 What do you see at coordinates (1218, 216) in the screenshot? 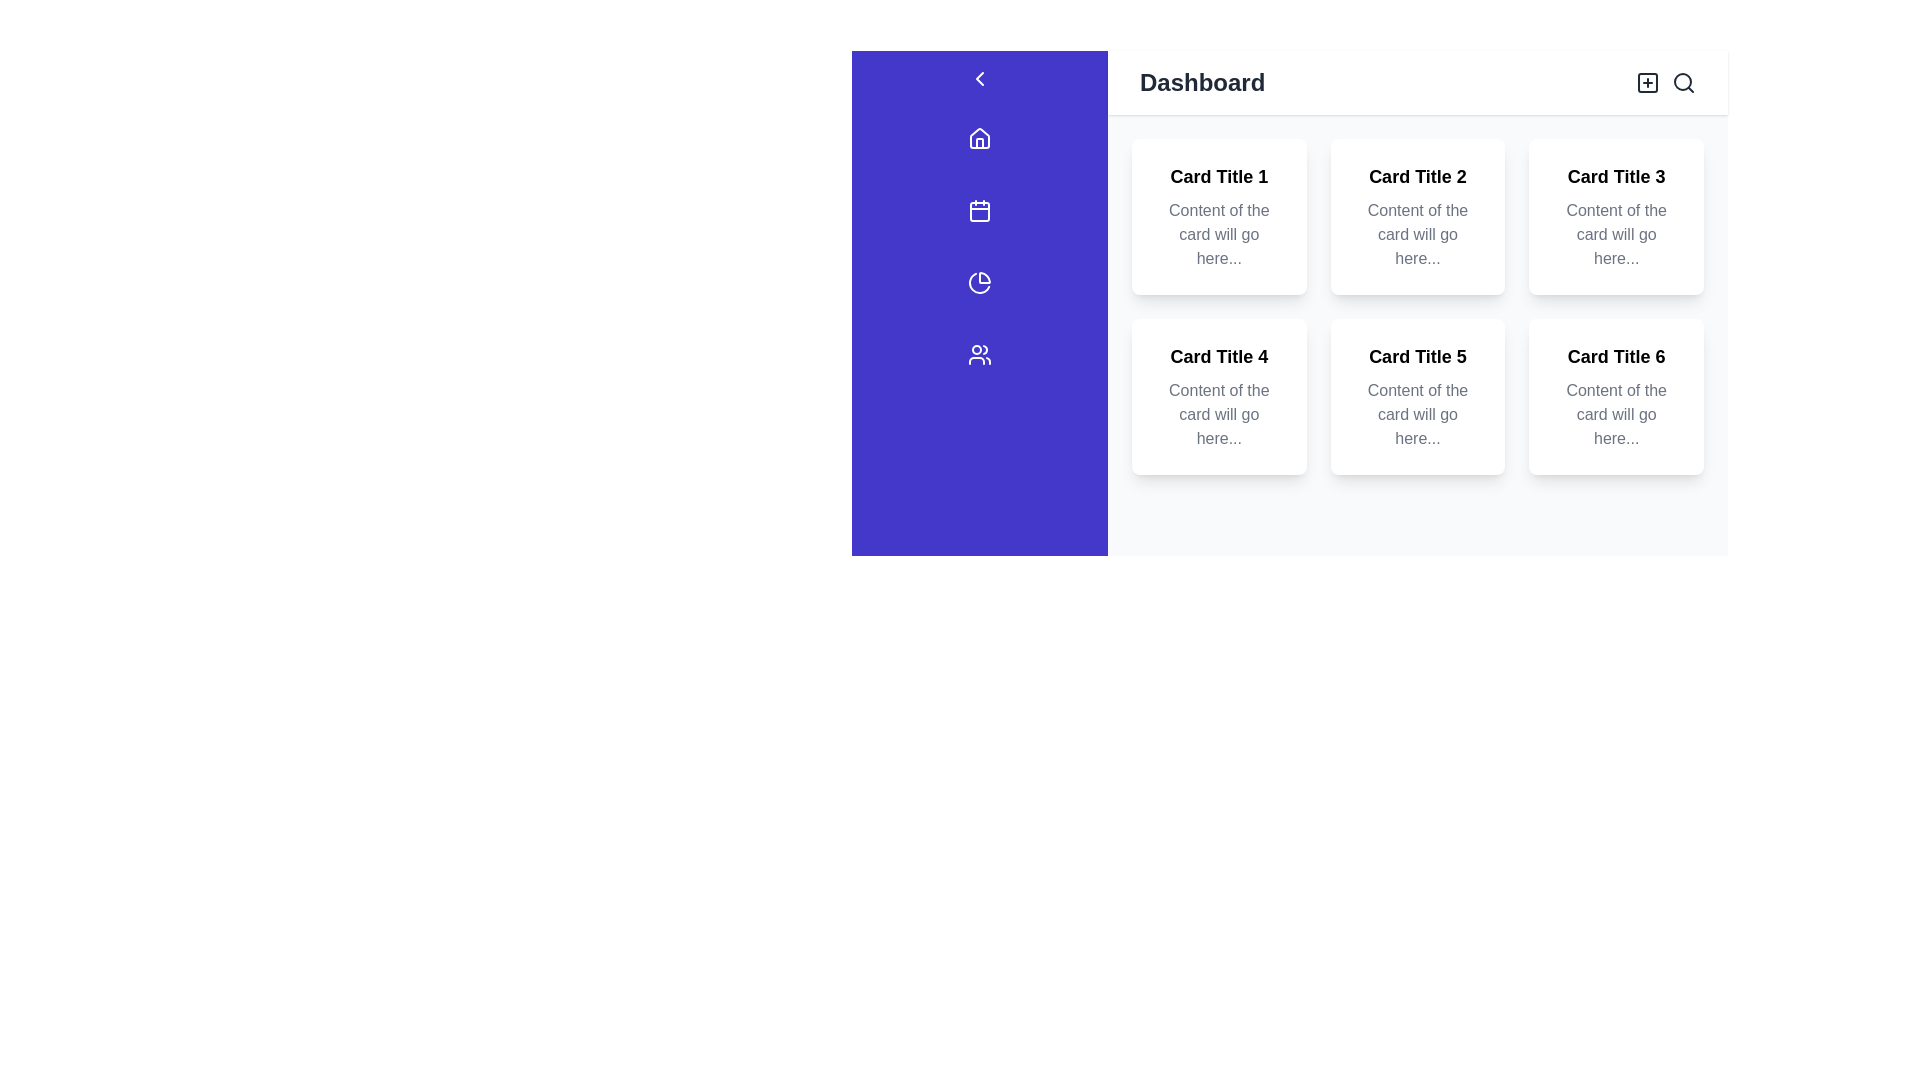
I see `the first card in the grid layout` at bounding box center [1218, 216].